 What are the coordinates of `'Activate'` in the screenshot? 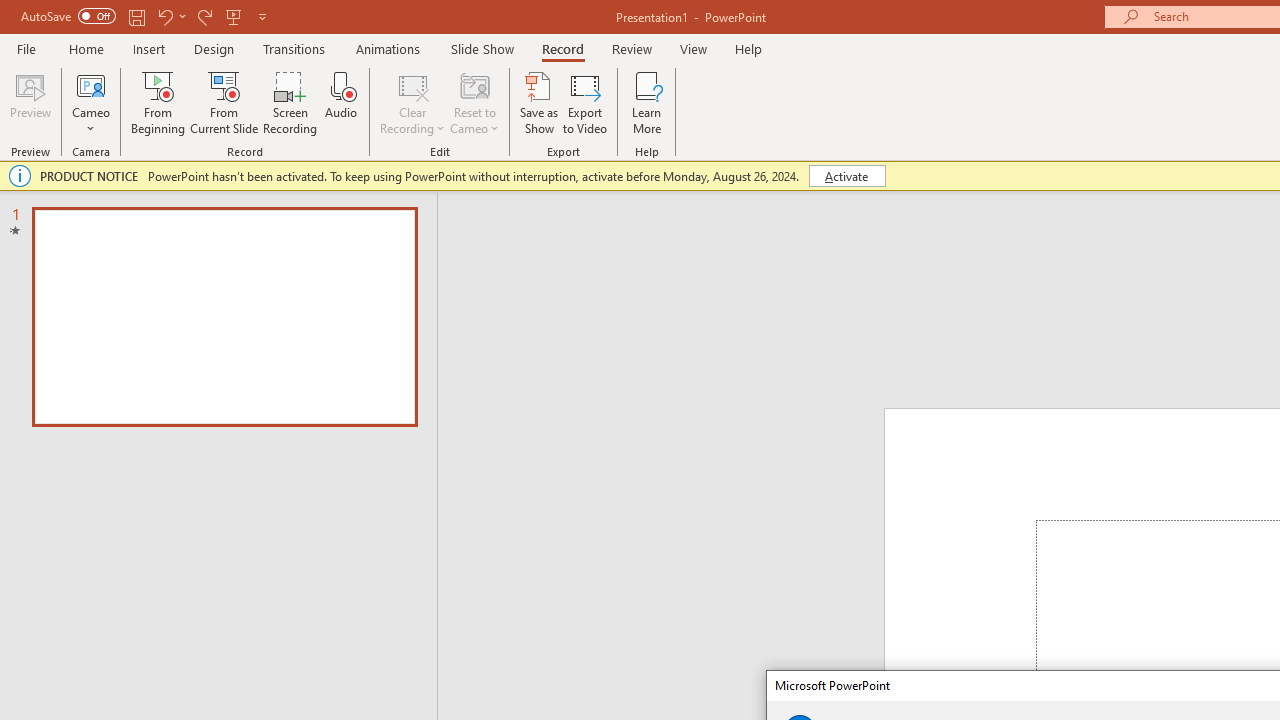 It's located at (847, 175).